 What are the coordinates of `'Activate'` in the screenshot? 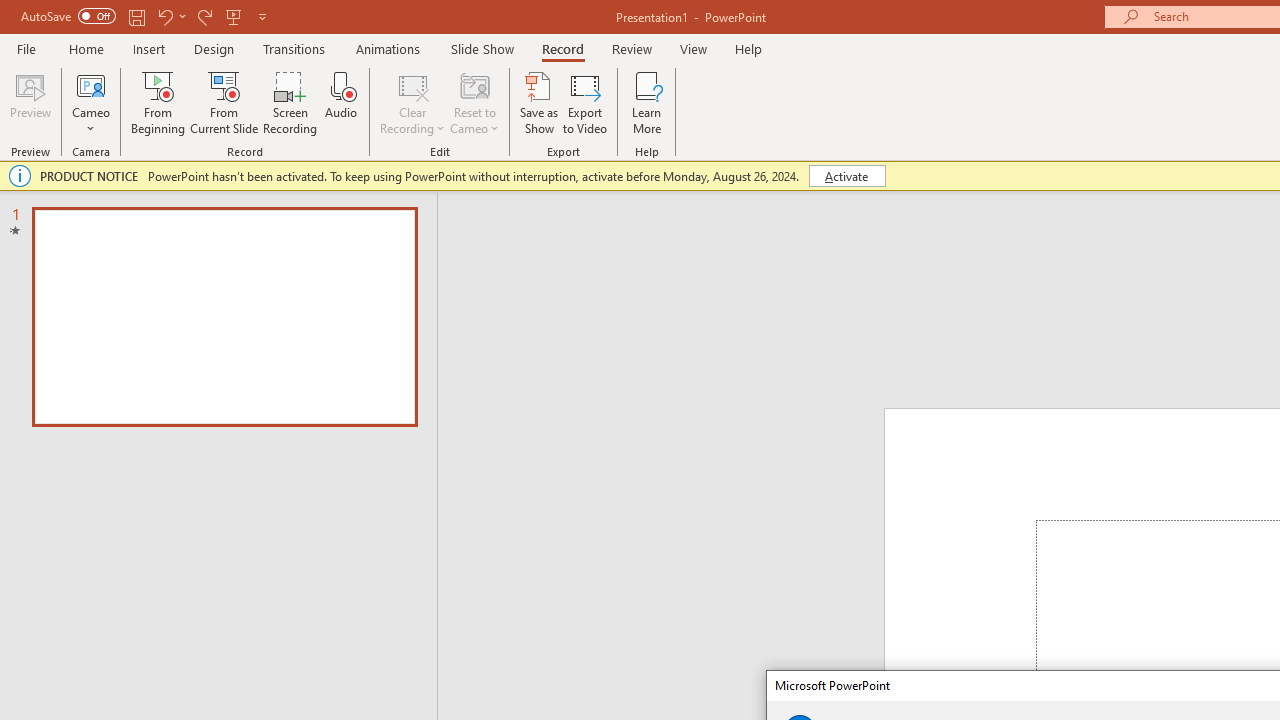 It's located at (847, 175).